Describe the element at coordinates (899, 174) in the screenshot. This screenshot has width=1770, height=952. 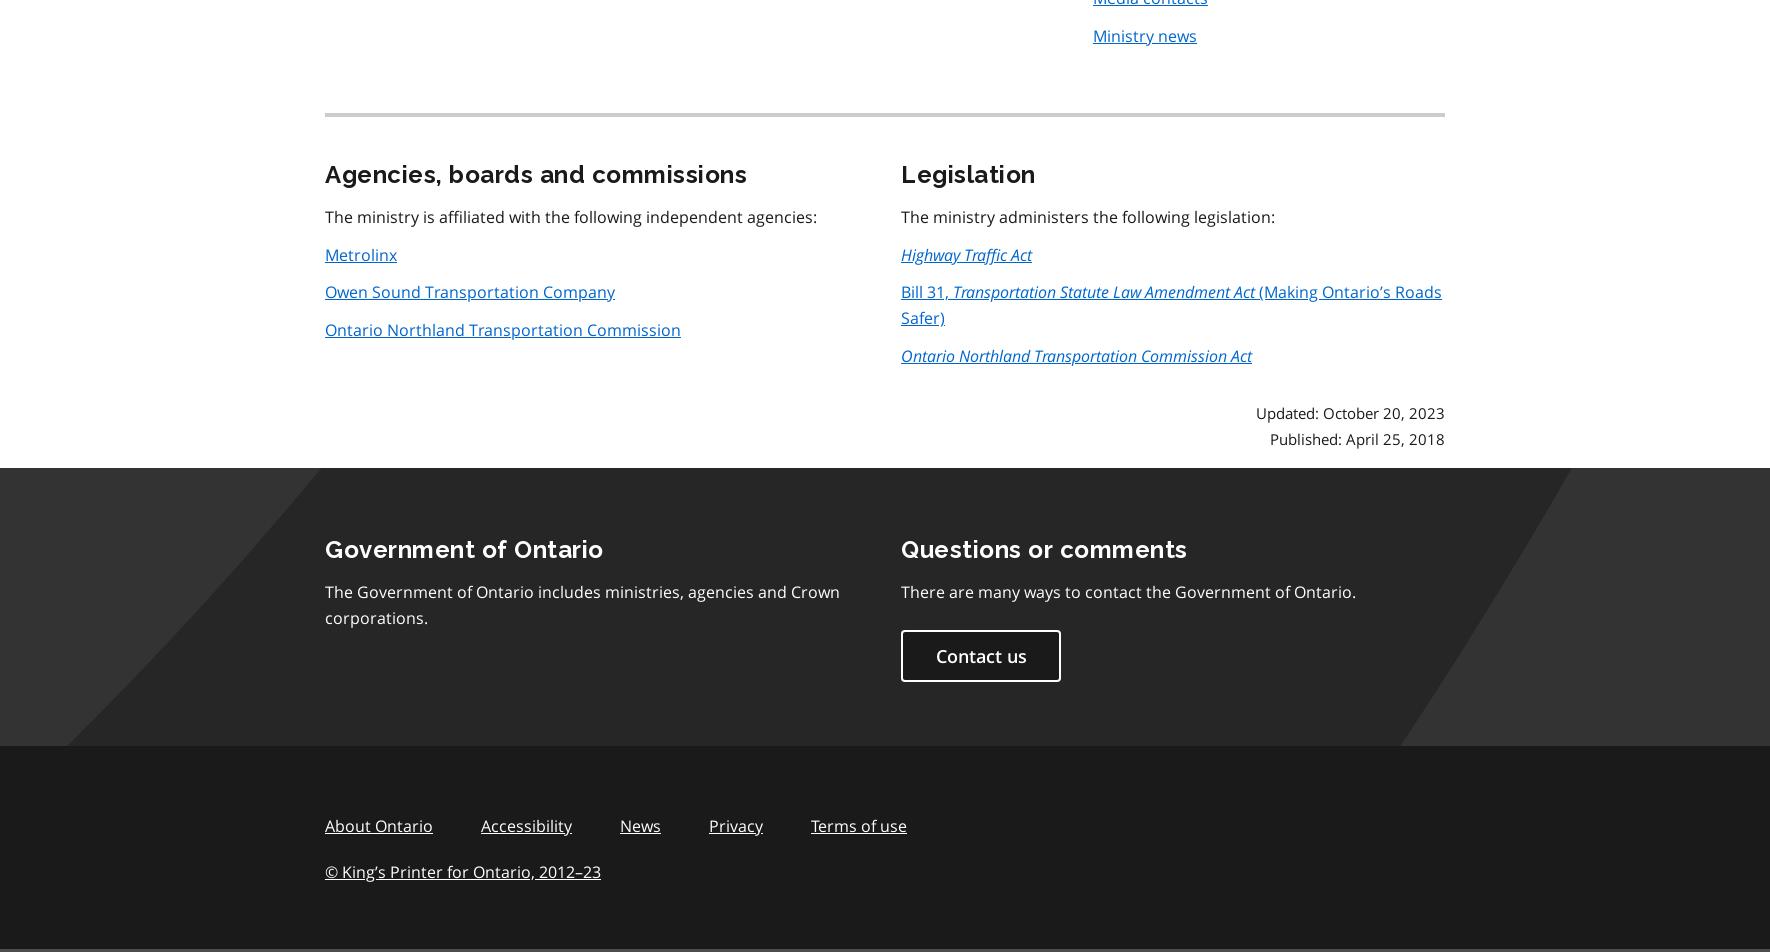
I see `'Legislation'` at that location.